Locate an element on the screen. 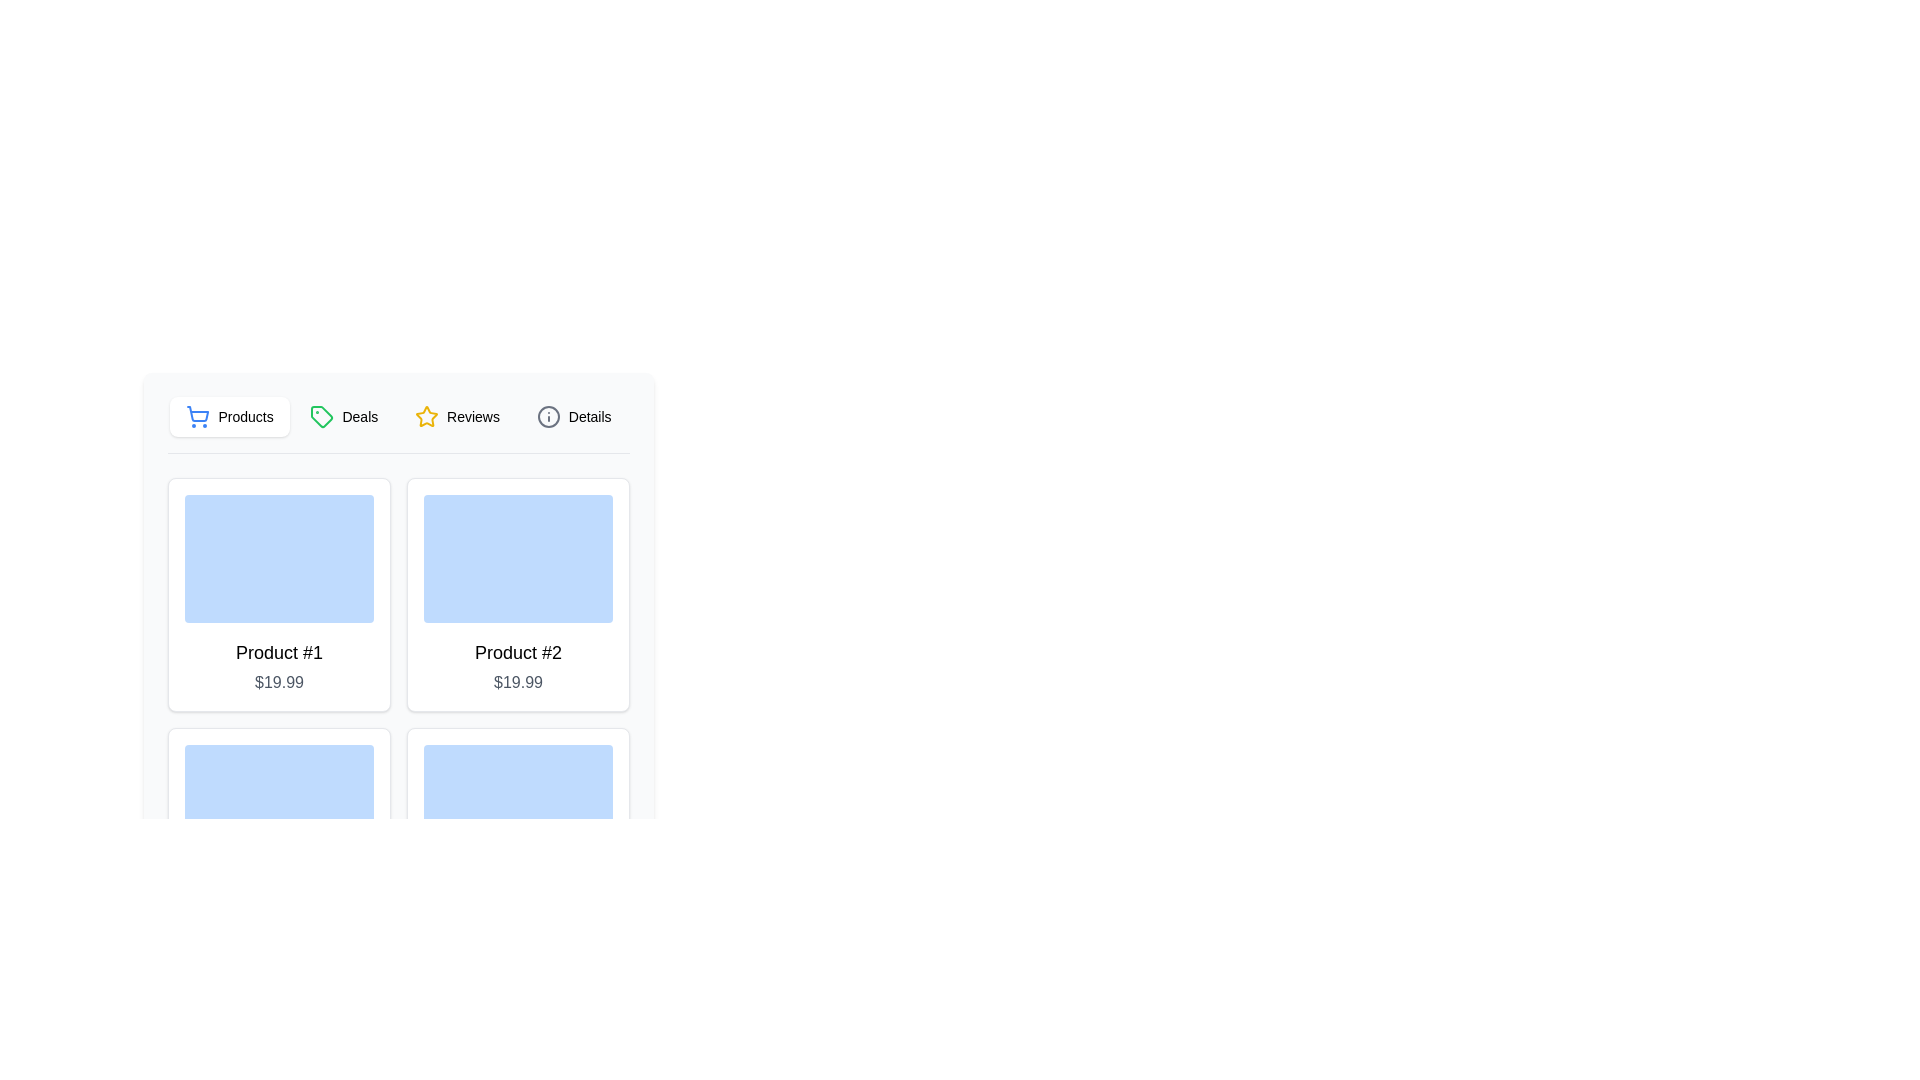 The width and height of the screenshot is (1920, 1080). the non-interactive label for the review-related section located in the horizontal navigation menu, which is positioned third from the left after 'Products' and 'Deals' is located at coordinates (472, 415).